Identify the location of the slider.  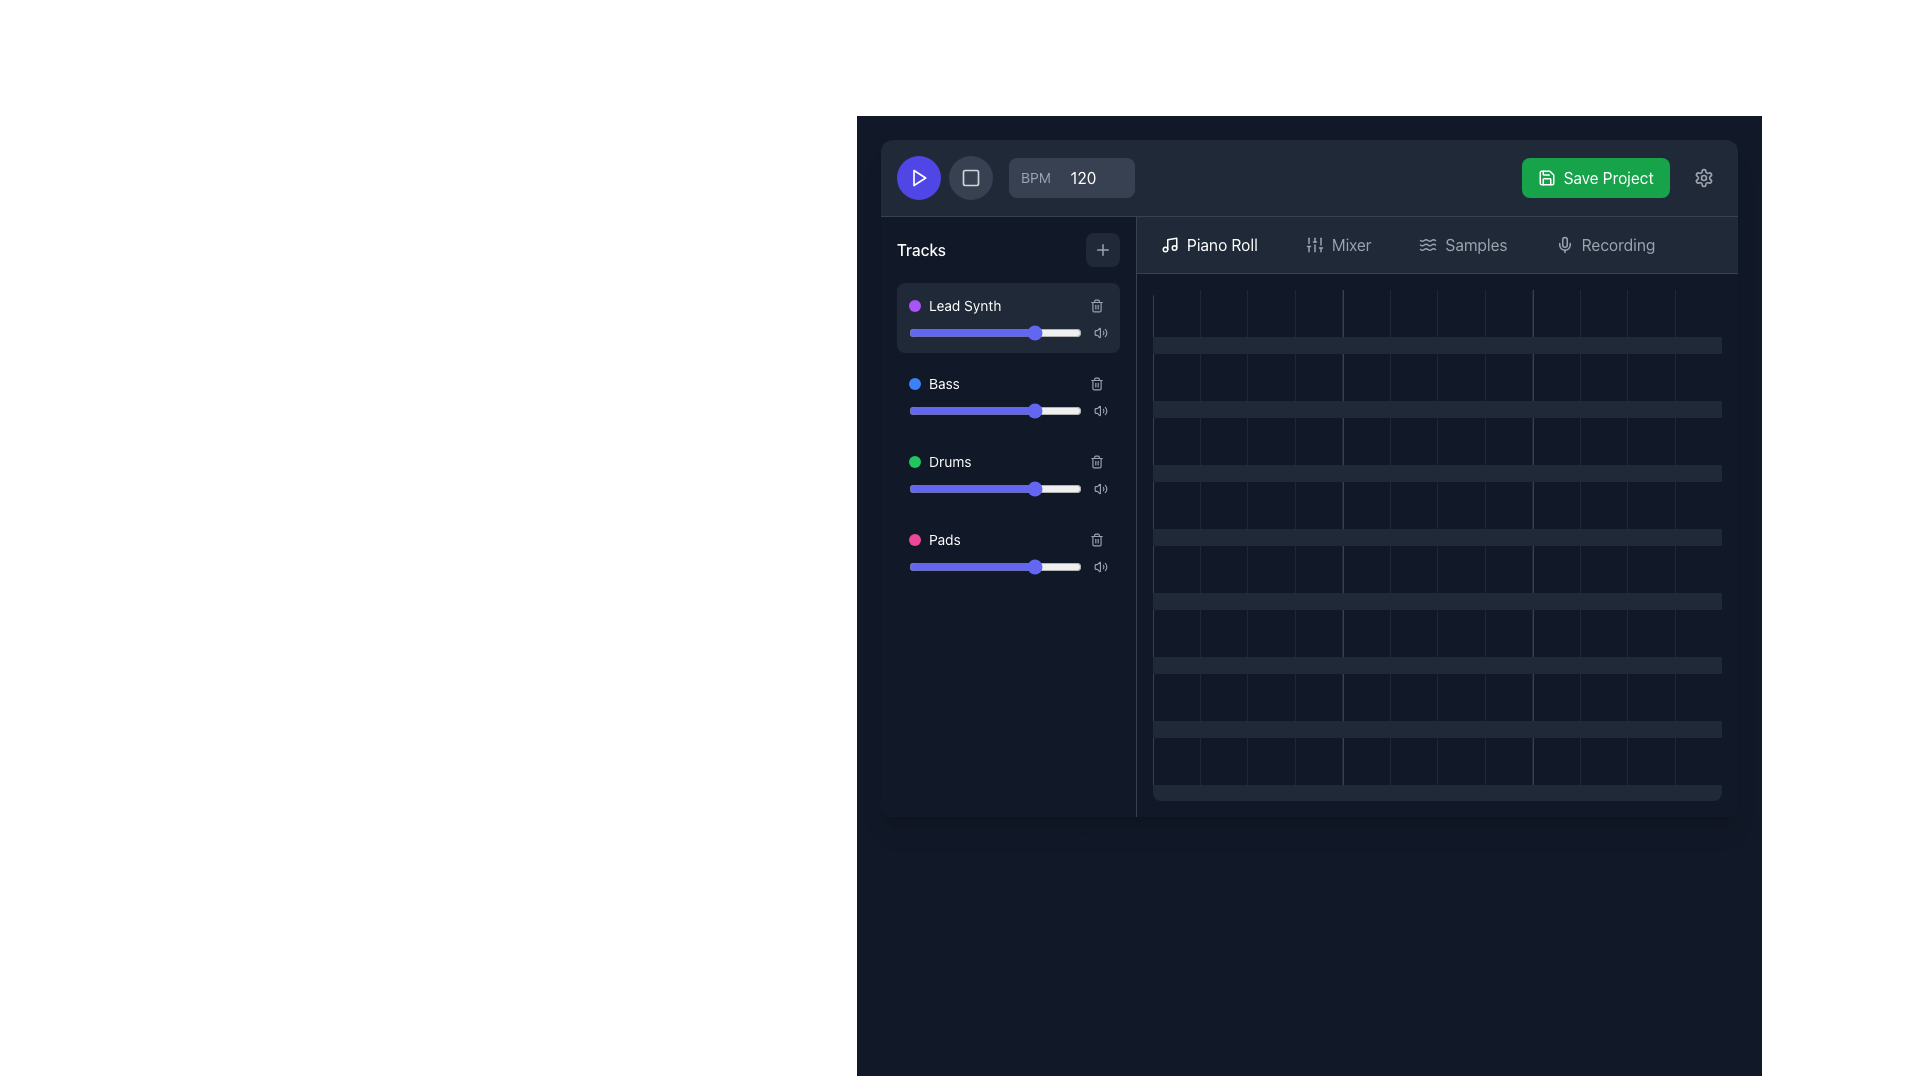
(1060, 567).